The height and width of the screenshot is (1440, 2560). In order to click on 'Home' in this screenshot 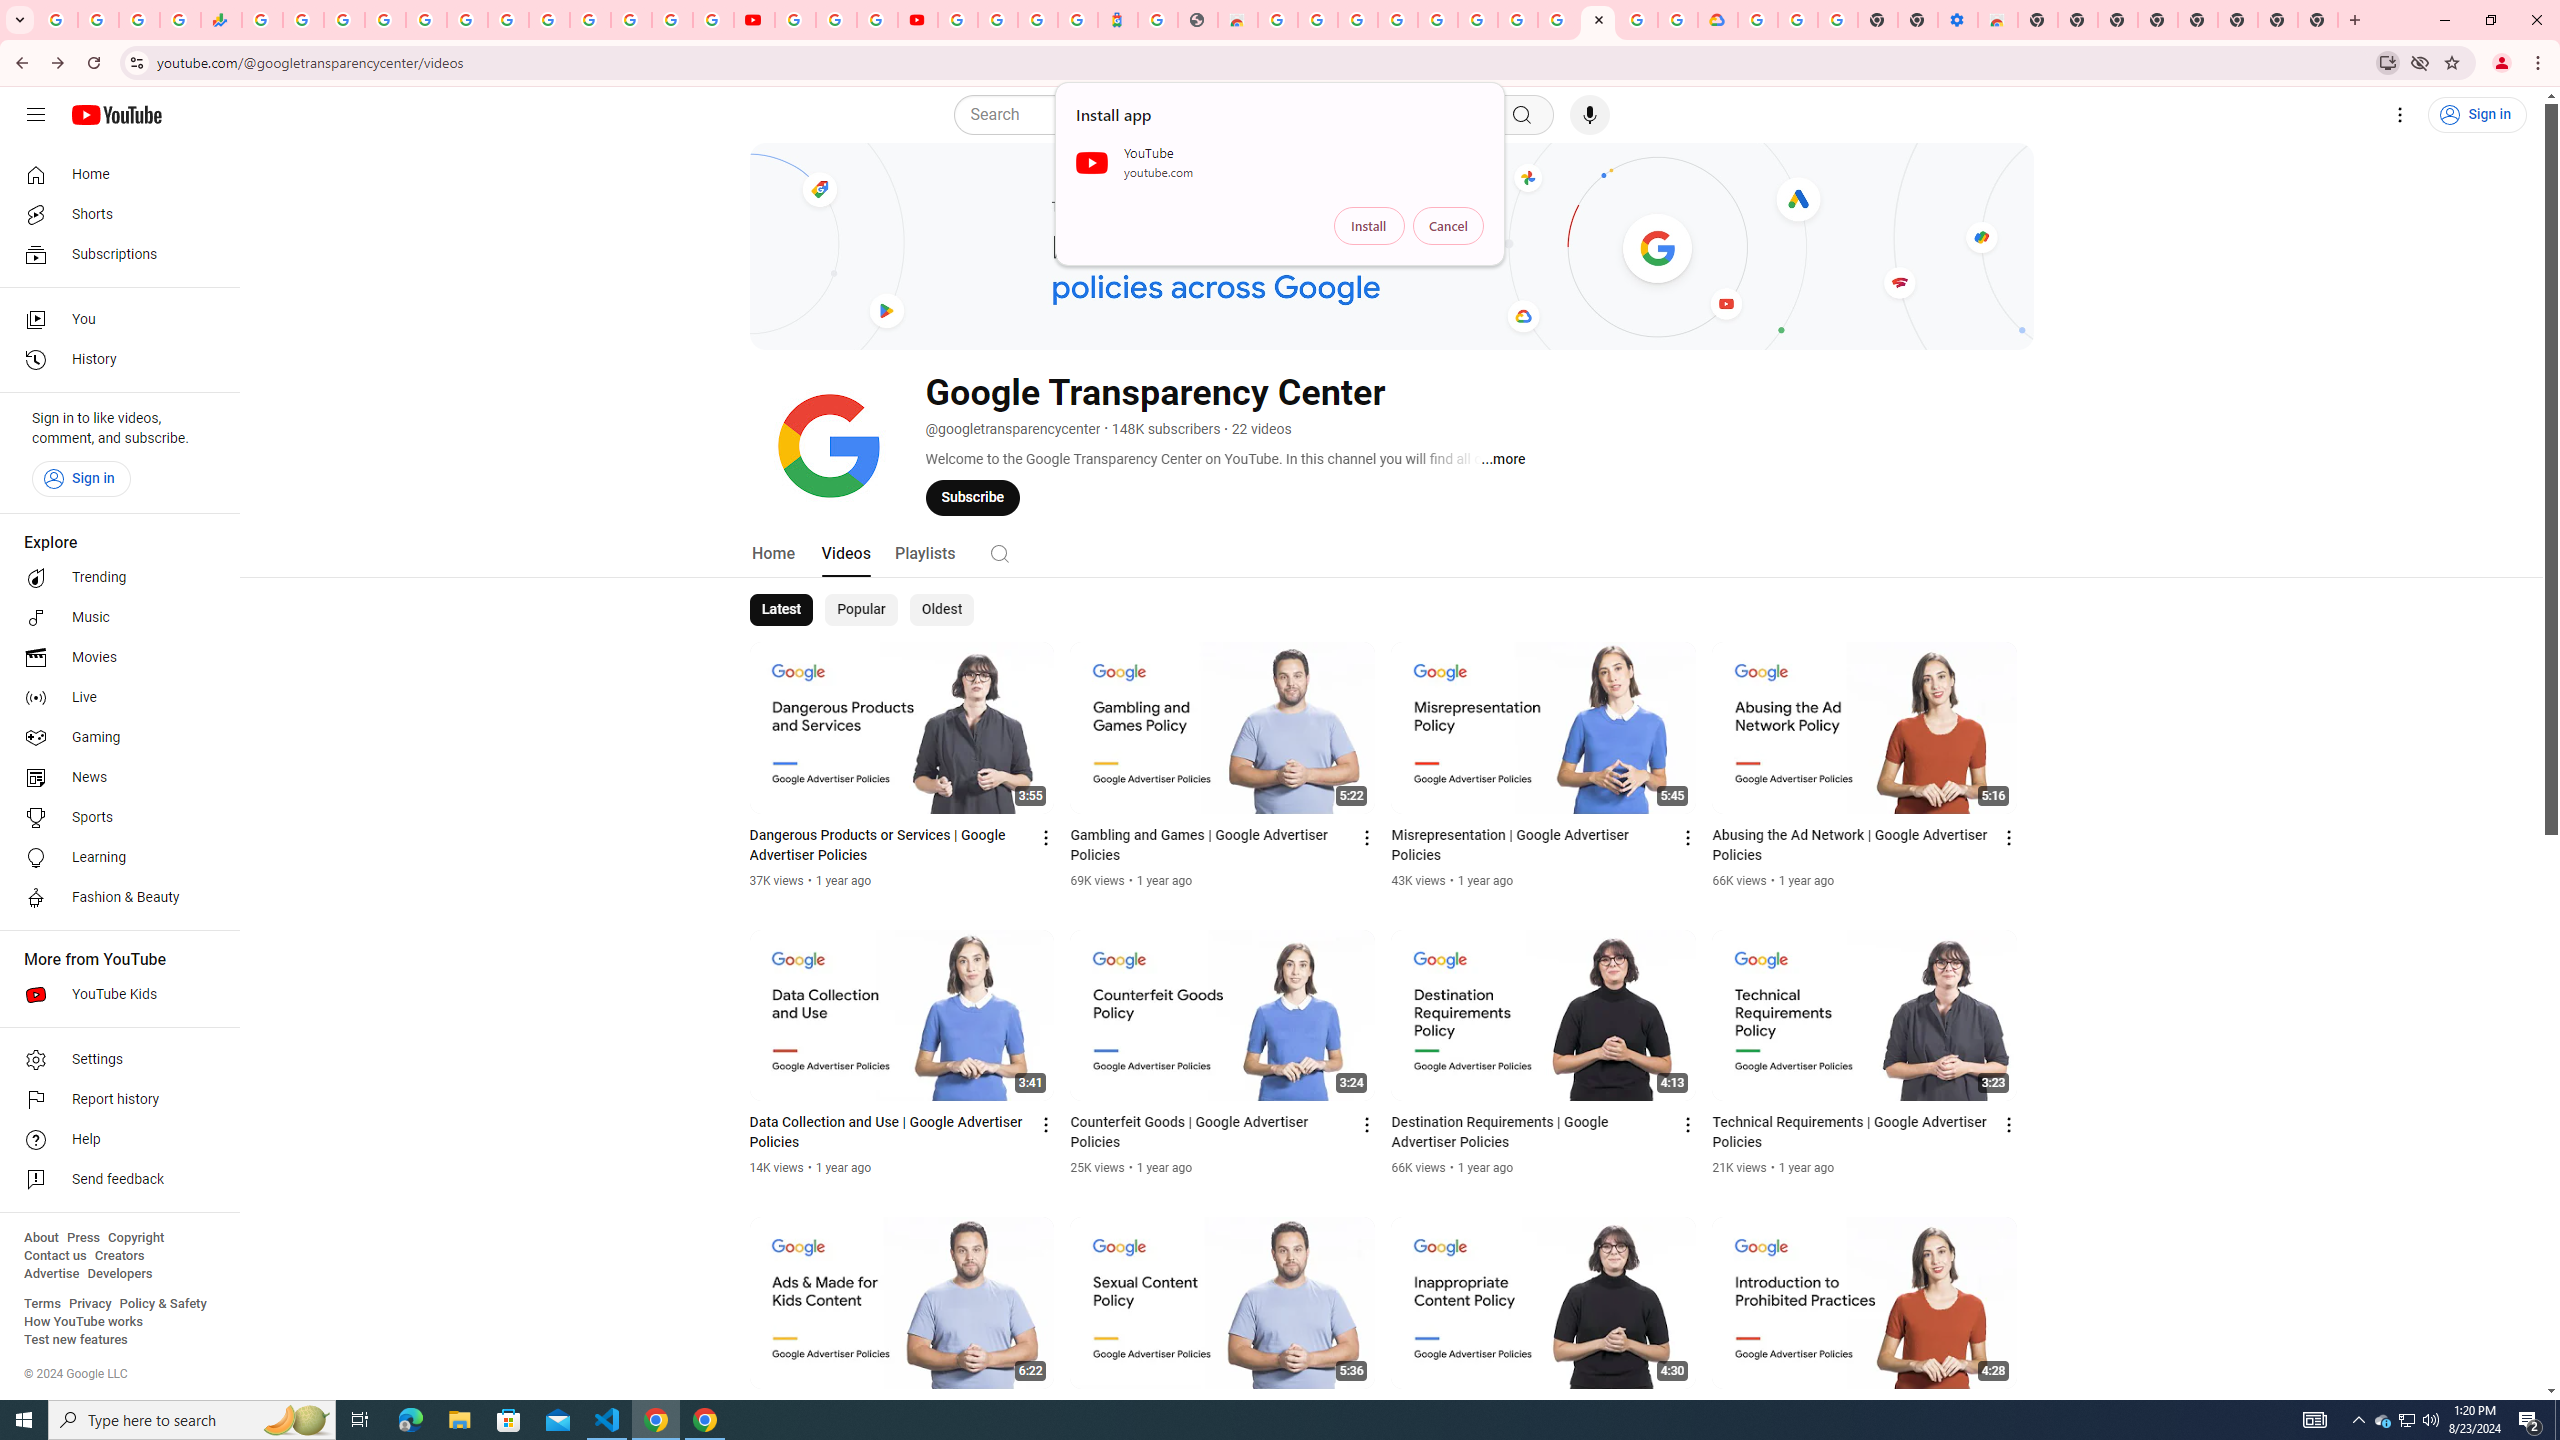, I will do `click(113, 173)`.